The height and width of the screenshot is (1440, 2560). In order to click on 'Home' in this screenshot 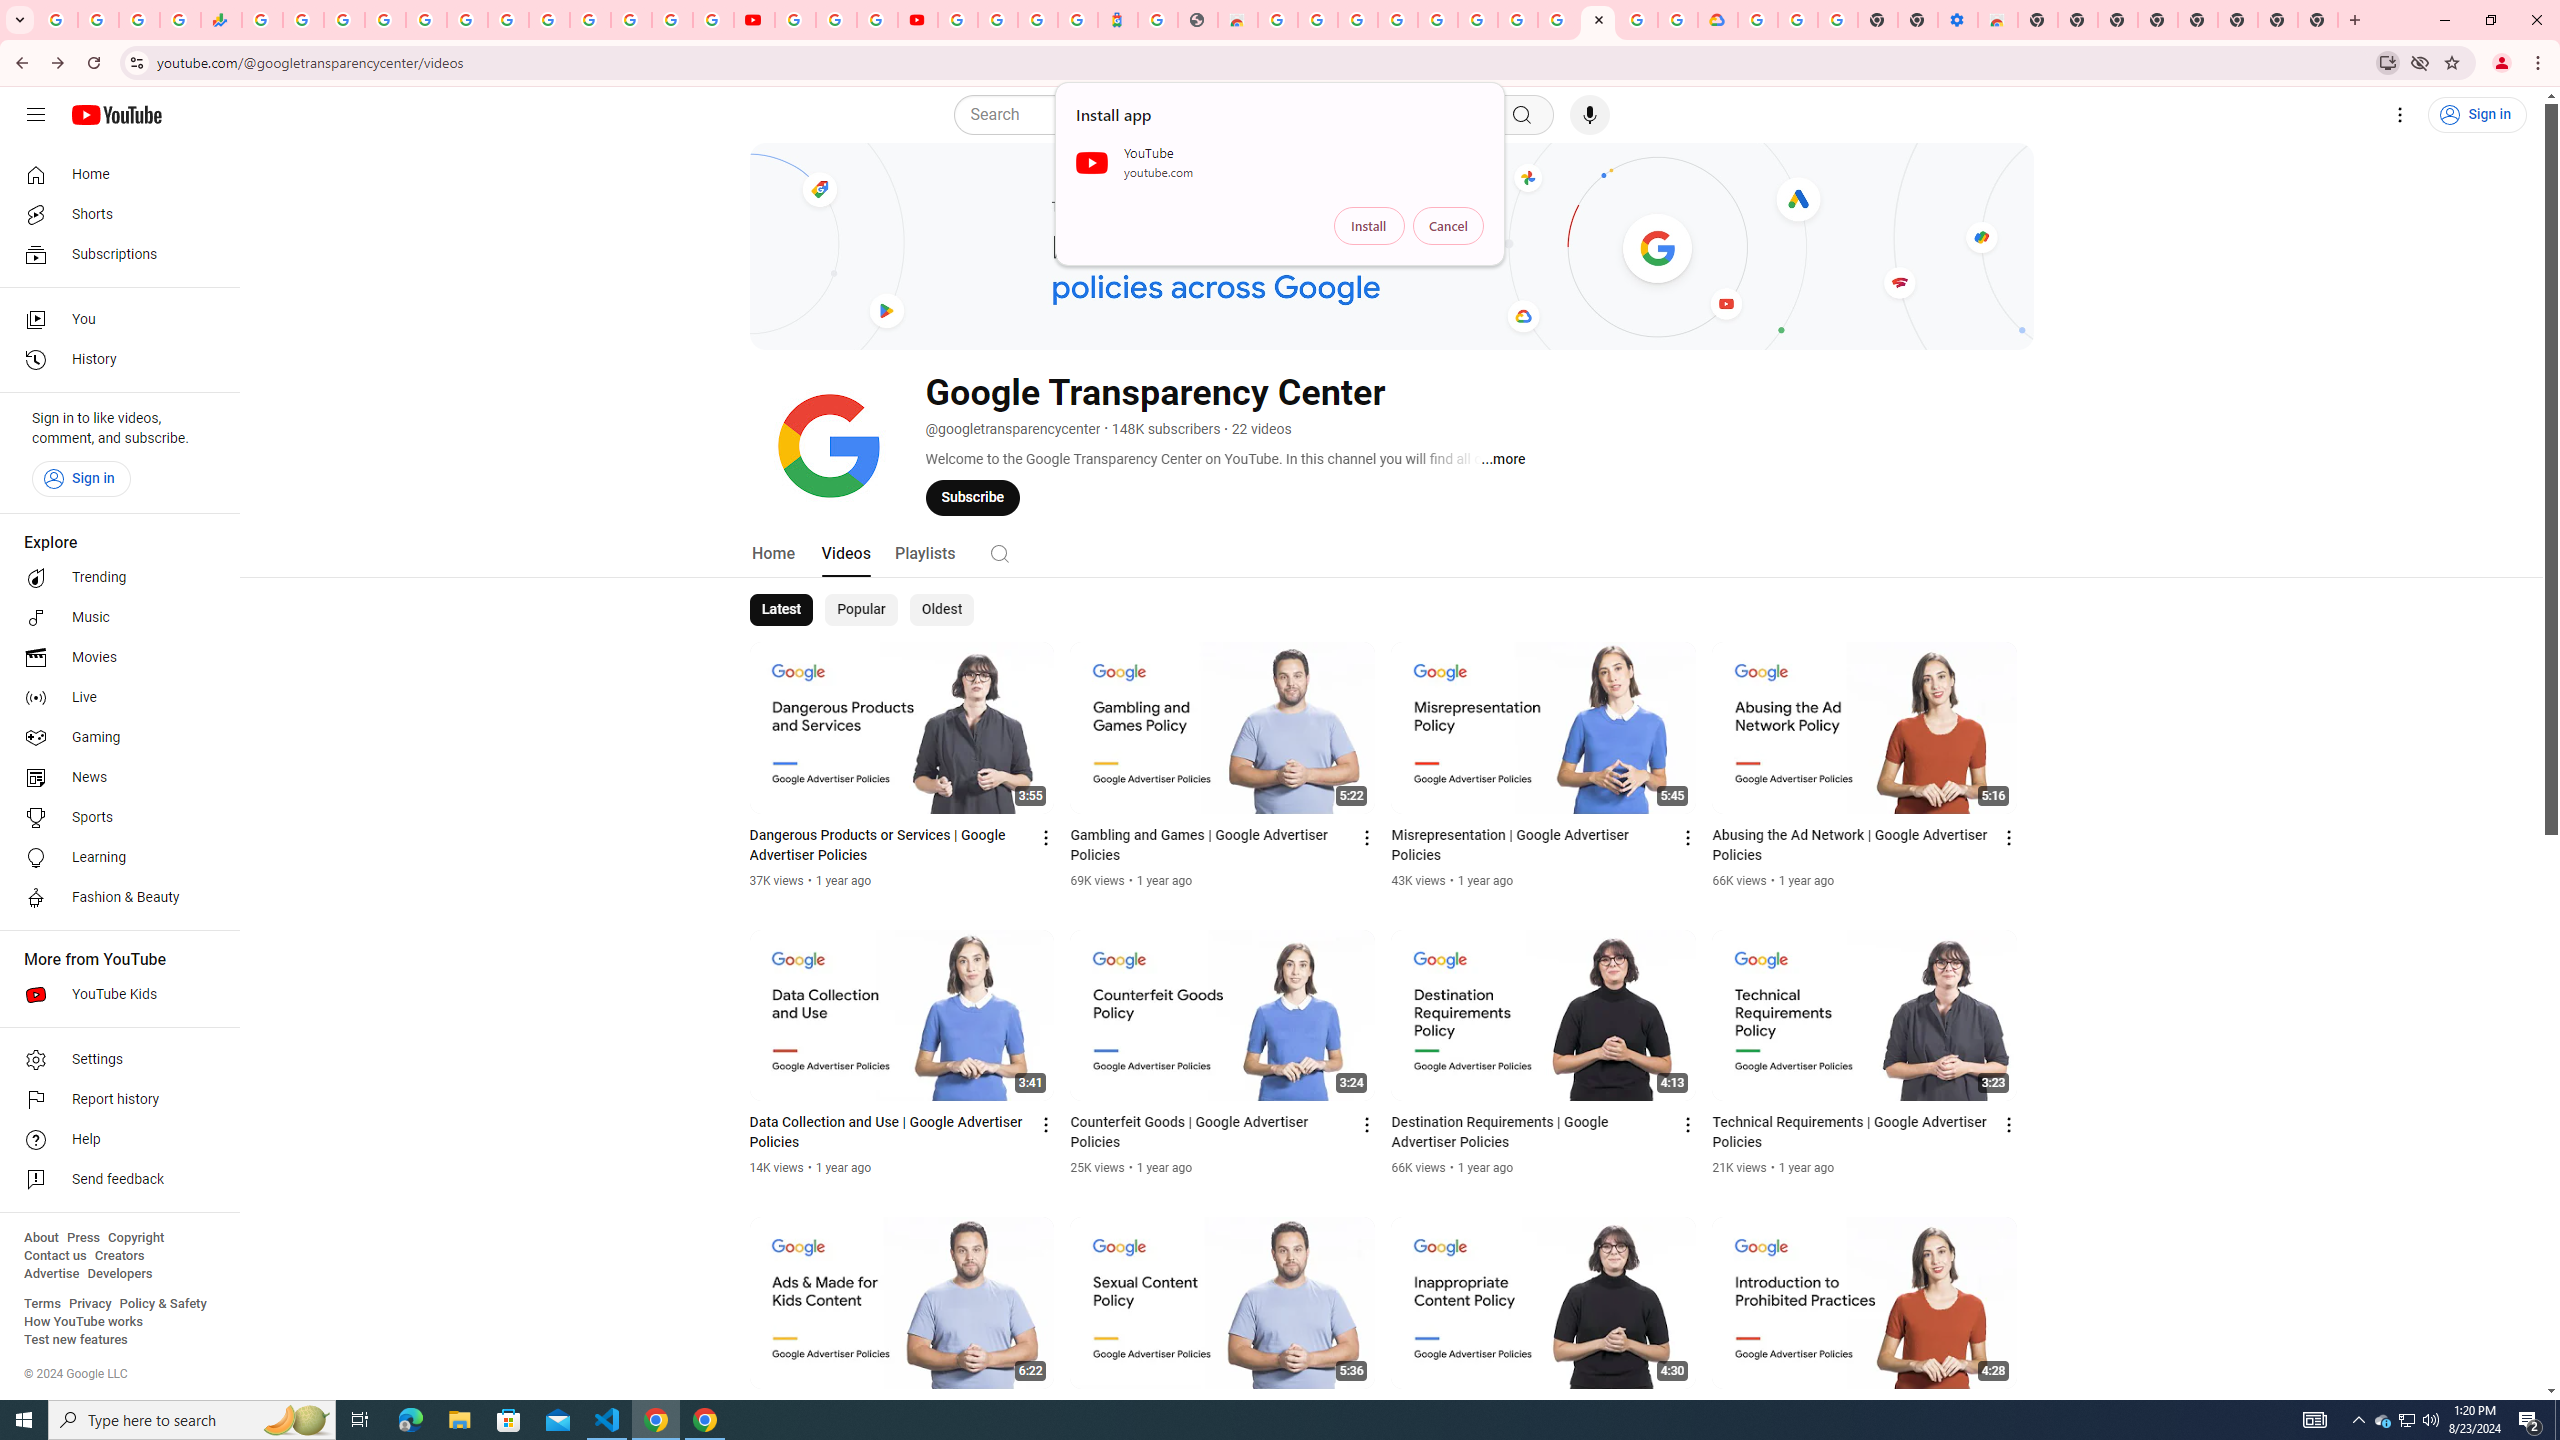, I will do `click(113, 173)`.